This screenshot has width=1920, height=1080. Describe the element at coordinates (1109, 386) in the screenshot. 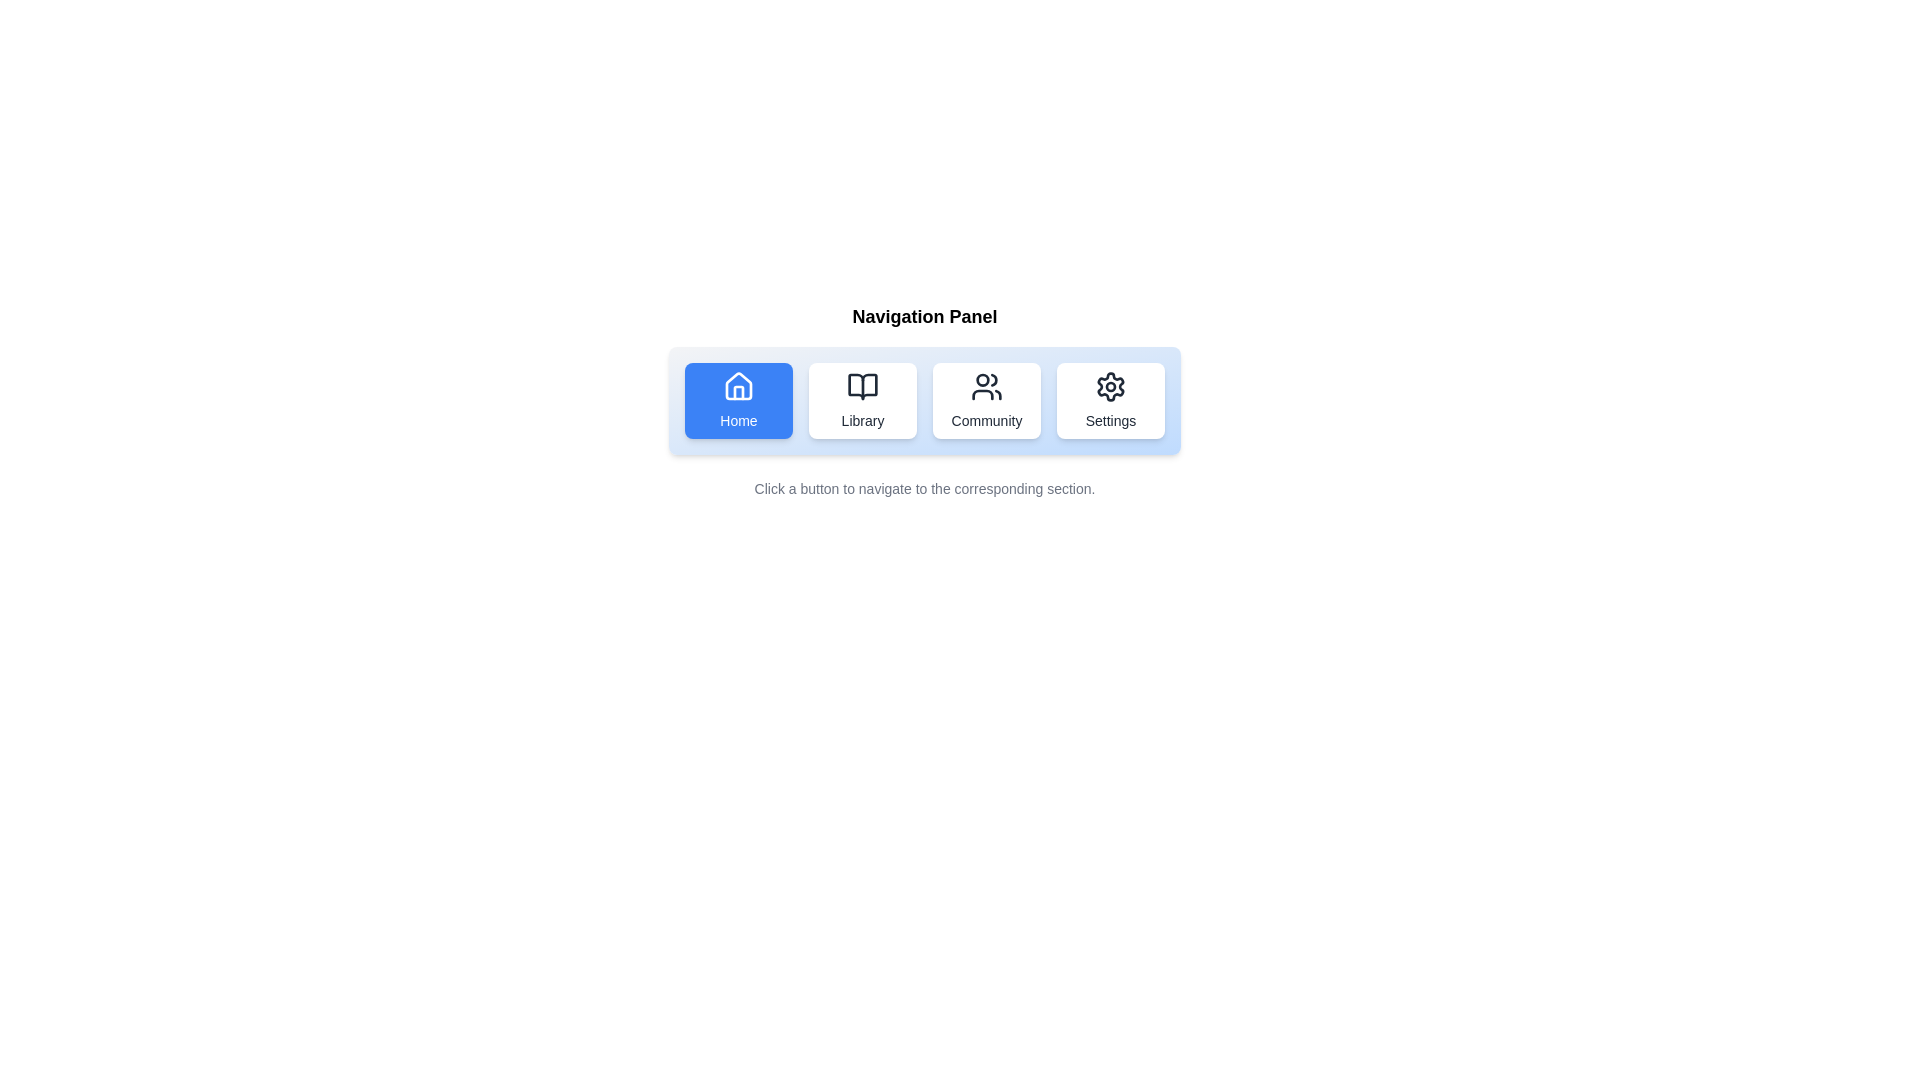

I see `the 'Settings' icon located in the navigation panel, which is the last icon in the row following 'Community'` at that location.